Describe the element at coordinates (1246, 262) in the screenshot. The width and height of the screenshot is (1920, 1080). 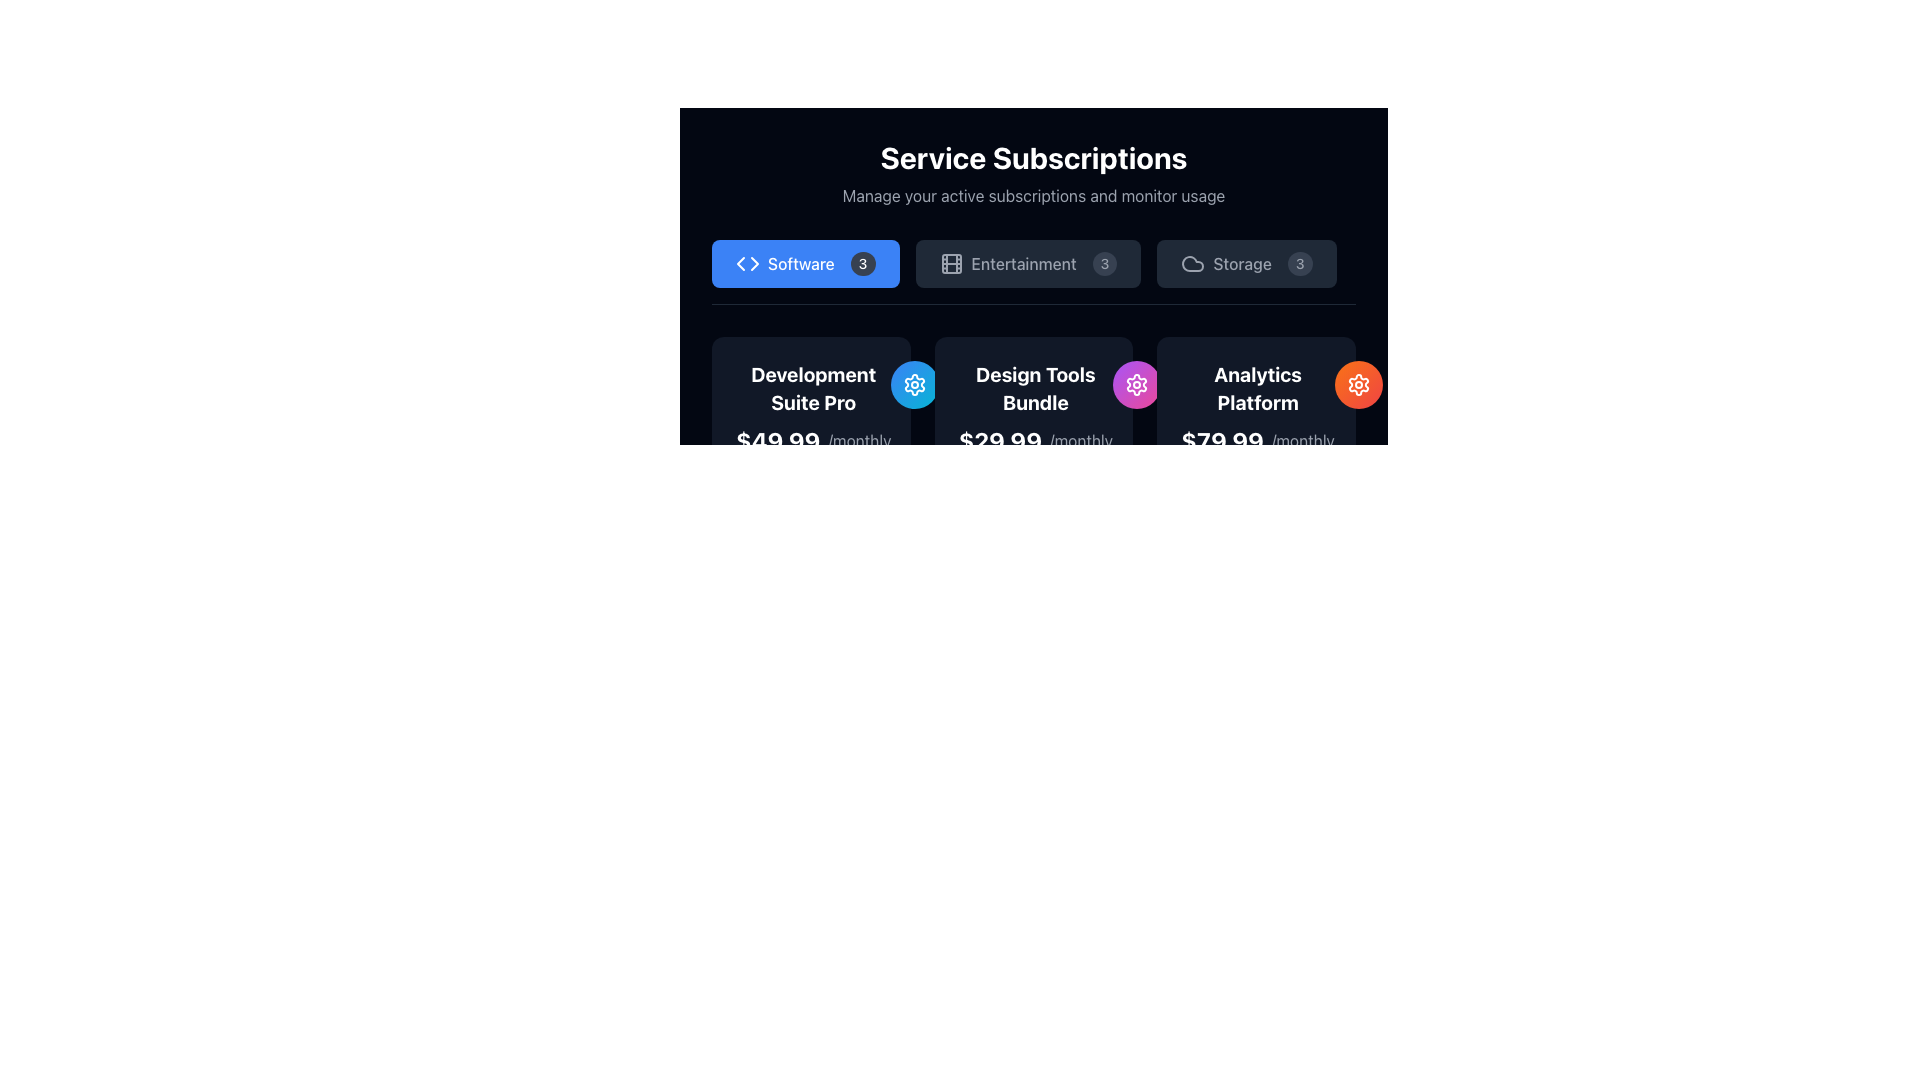
I see `the third button in the horizontal row, which is used for storage-related features` at that location.